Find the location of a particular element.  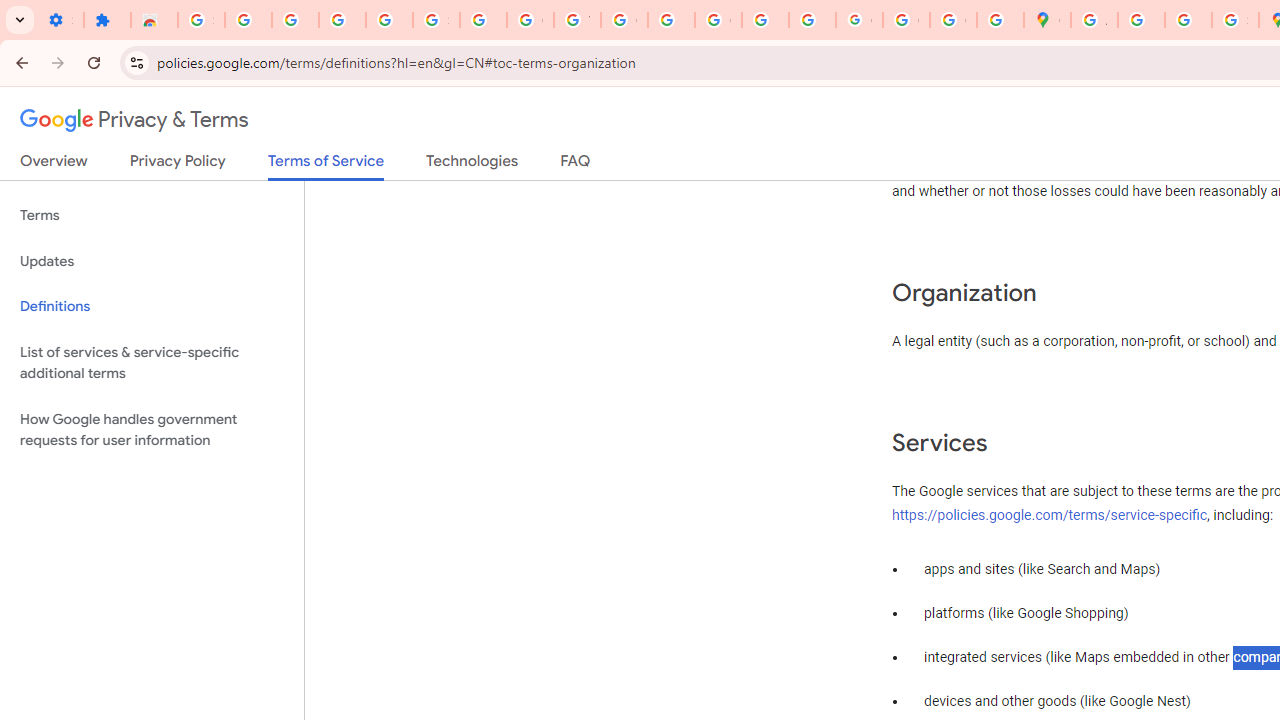

'How Google handles government requests for user information' is located at coordinates (151, 428).